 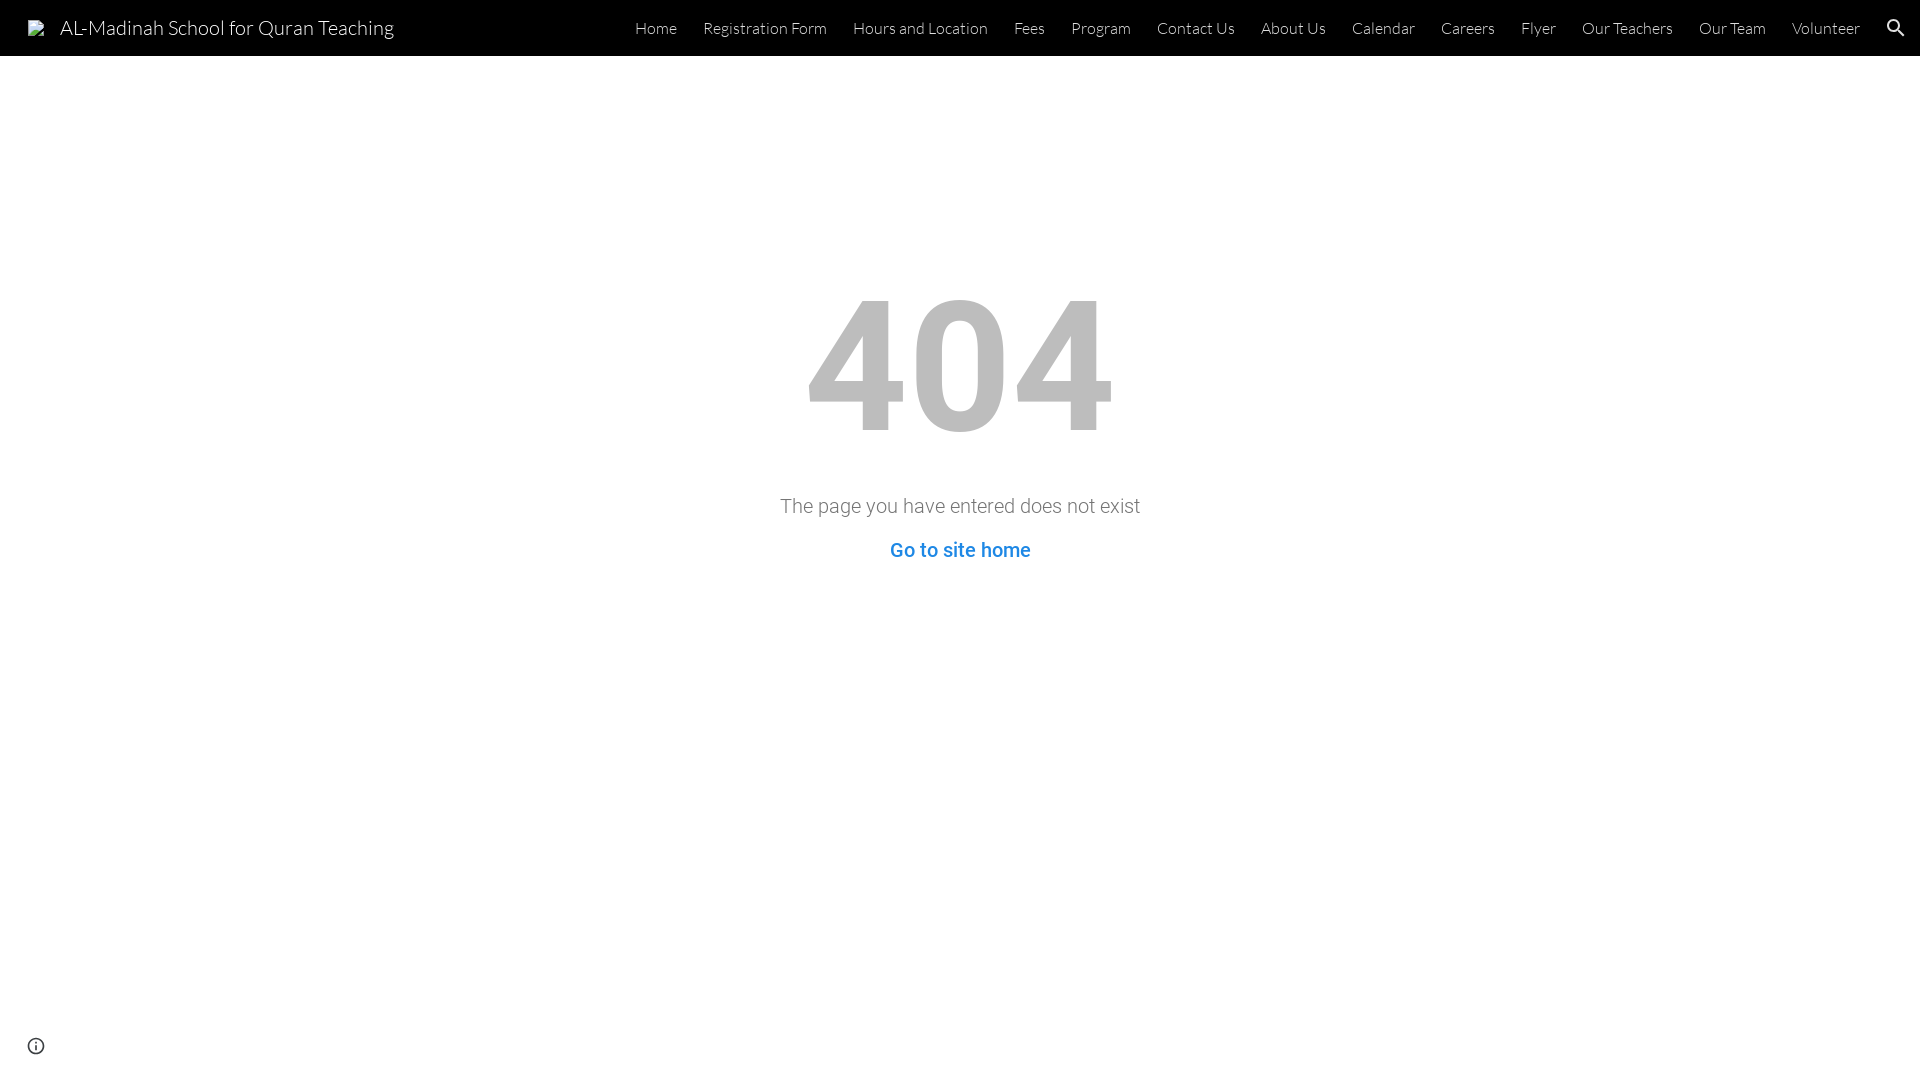 What do you see at coordinates (211, 25) in the screenshot?
I see `'AL-Madinah School for Quran Teaching'` at bounding box center [211, 25].